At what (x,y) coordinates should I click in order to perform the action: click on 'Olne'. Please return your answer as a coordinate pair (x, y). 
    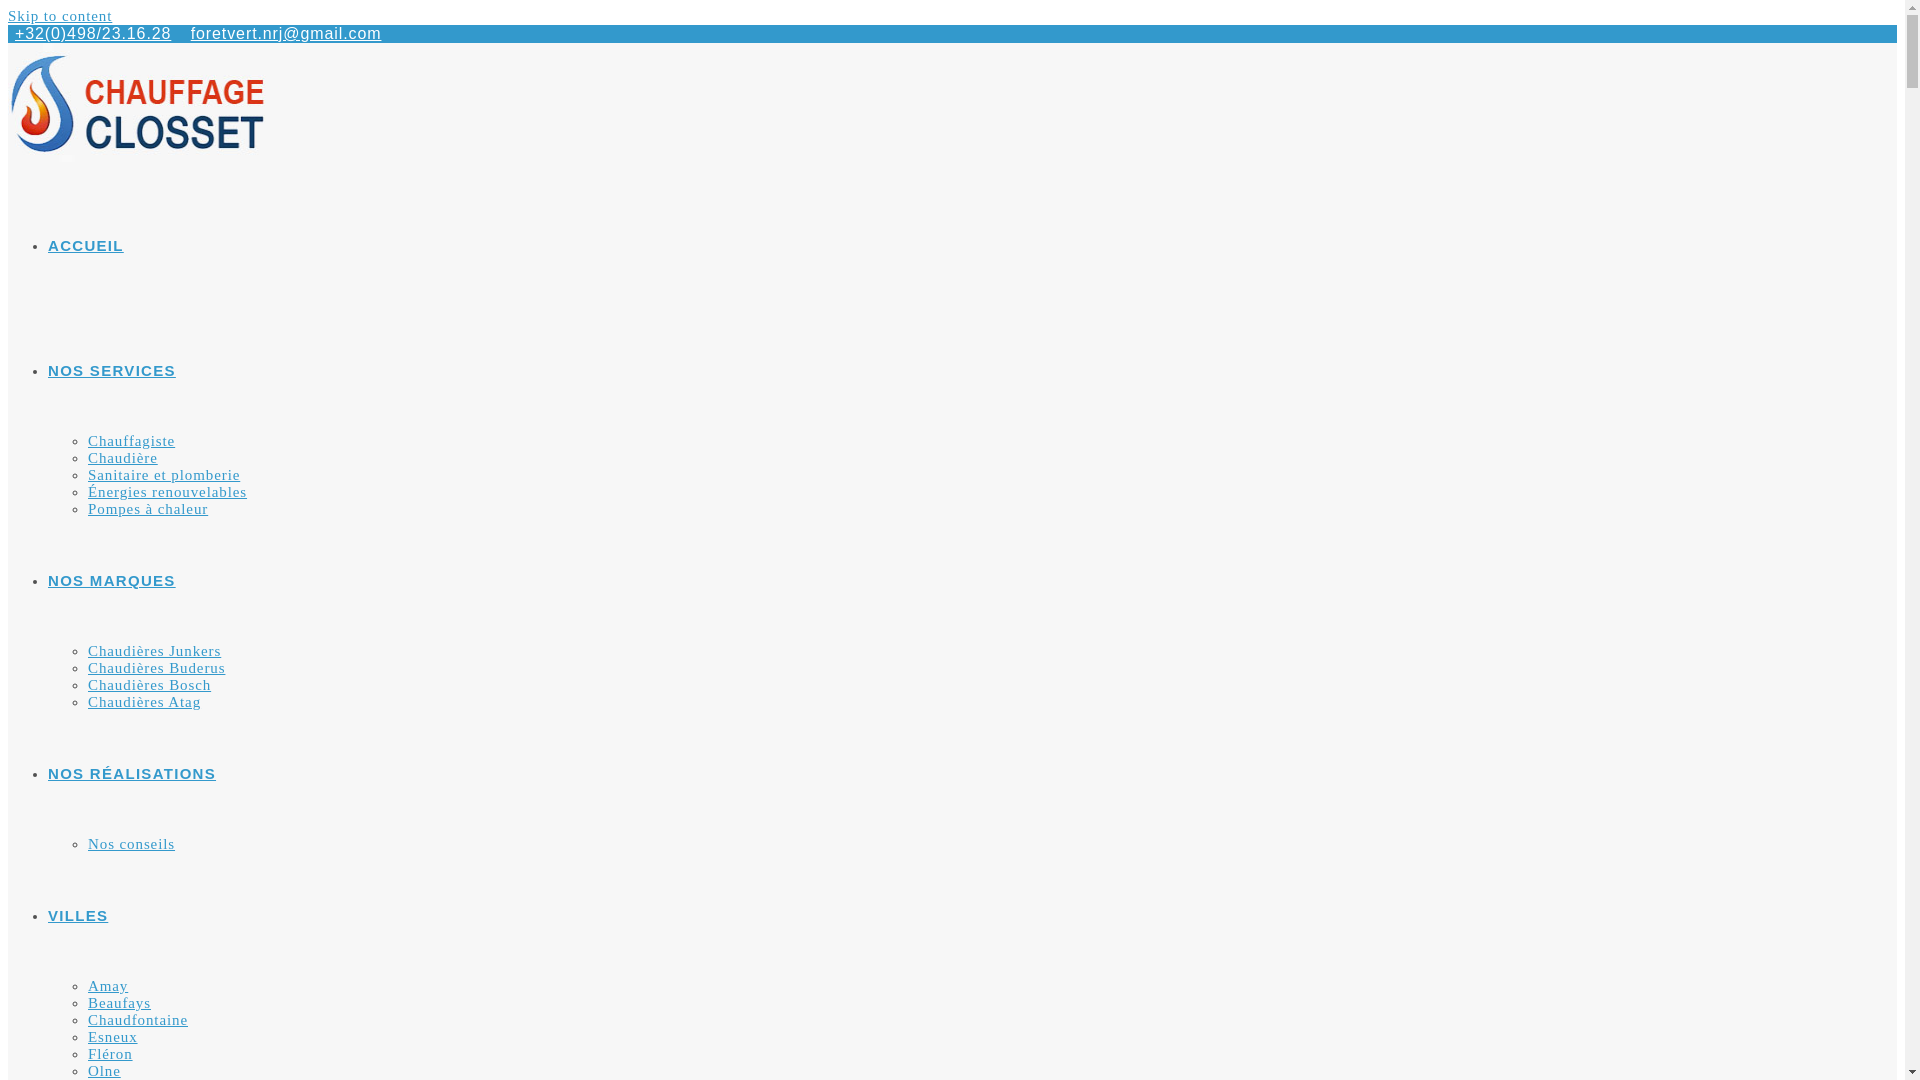
    Looking at the image, I should click on (103, 1070).